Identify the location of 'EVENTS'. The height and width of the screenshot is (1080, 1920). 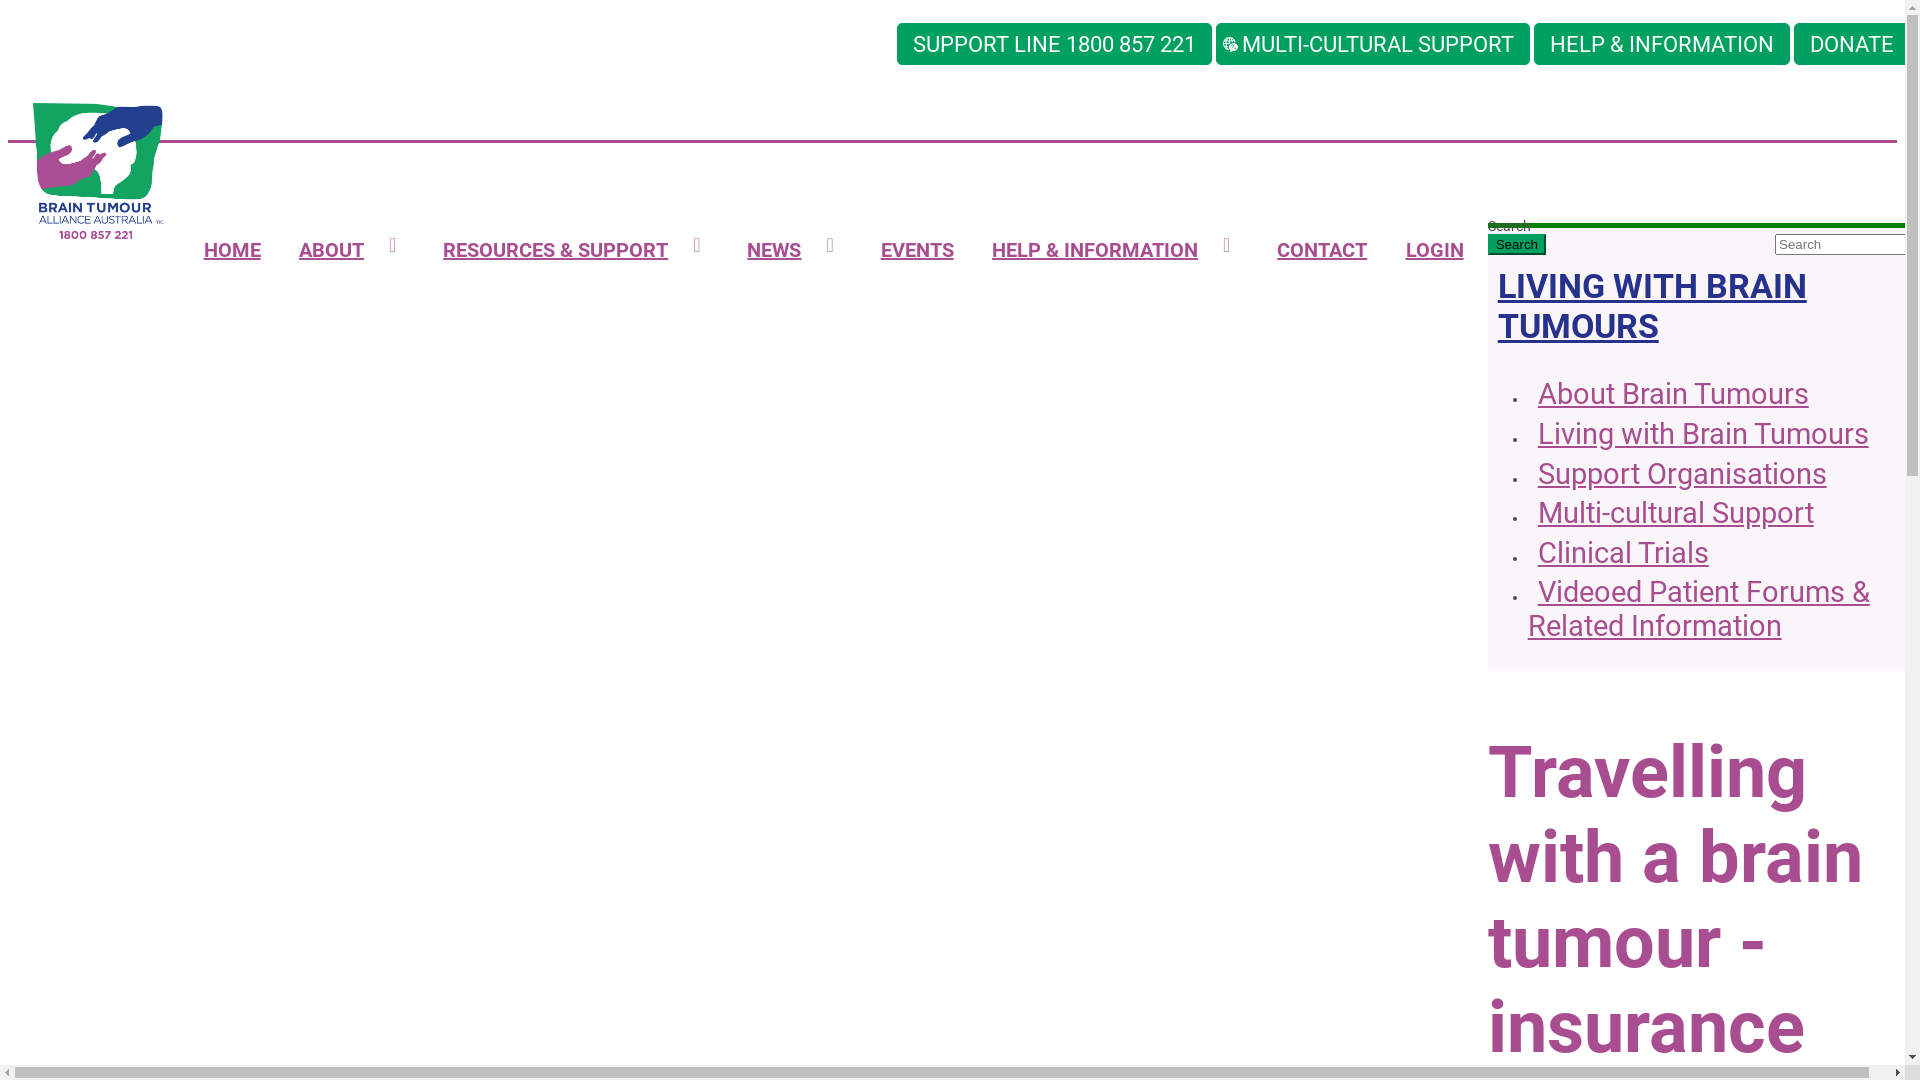
(915, 249).